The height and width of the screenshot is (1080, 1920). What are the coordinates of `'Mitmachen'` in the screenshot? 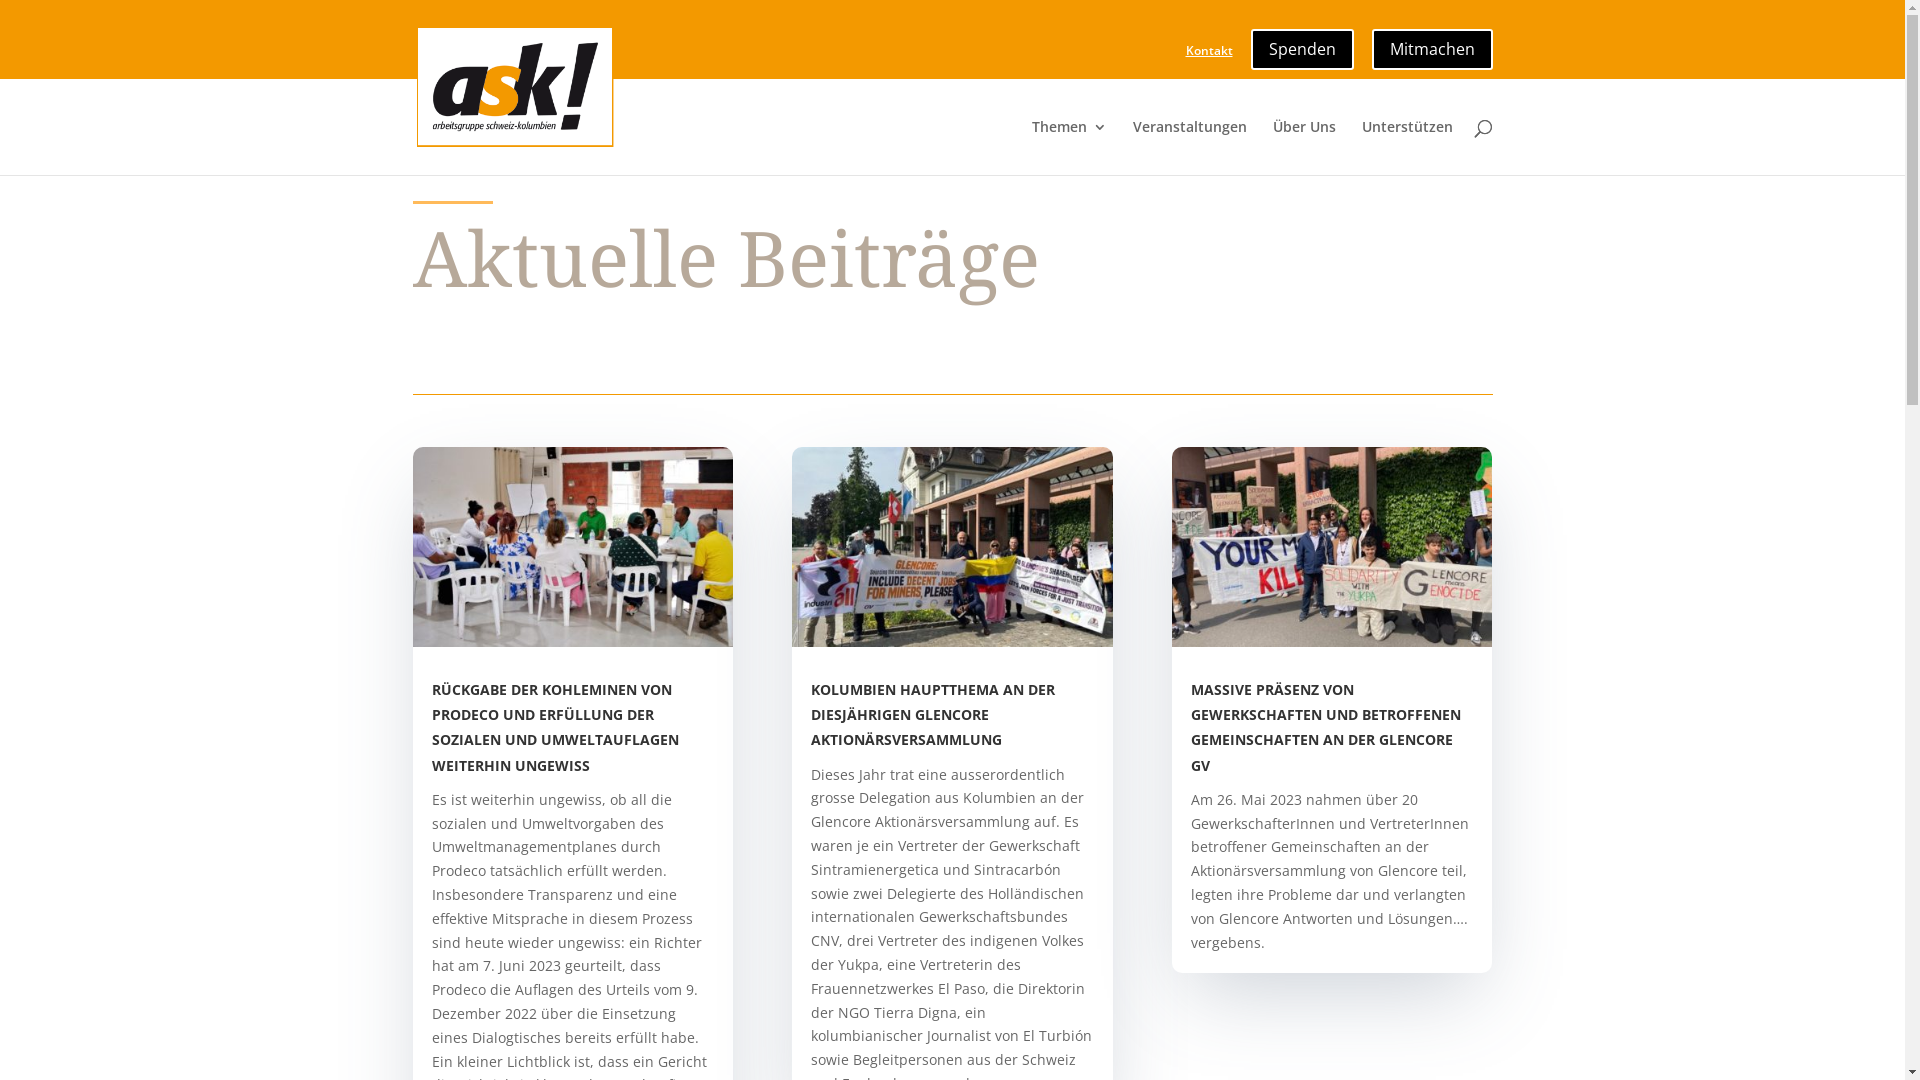 It's located at (1431, 43).